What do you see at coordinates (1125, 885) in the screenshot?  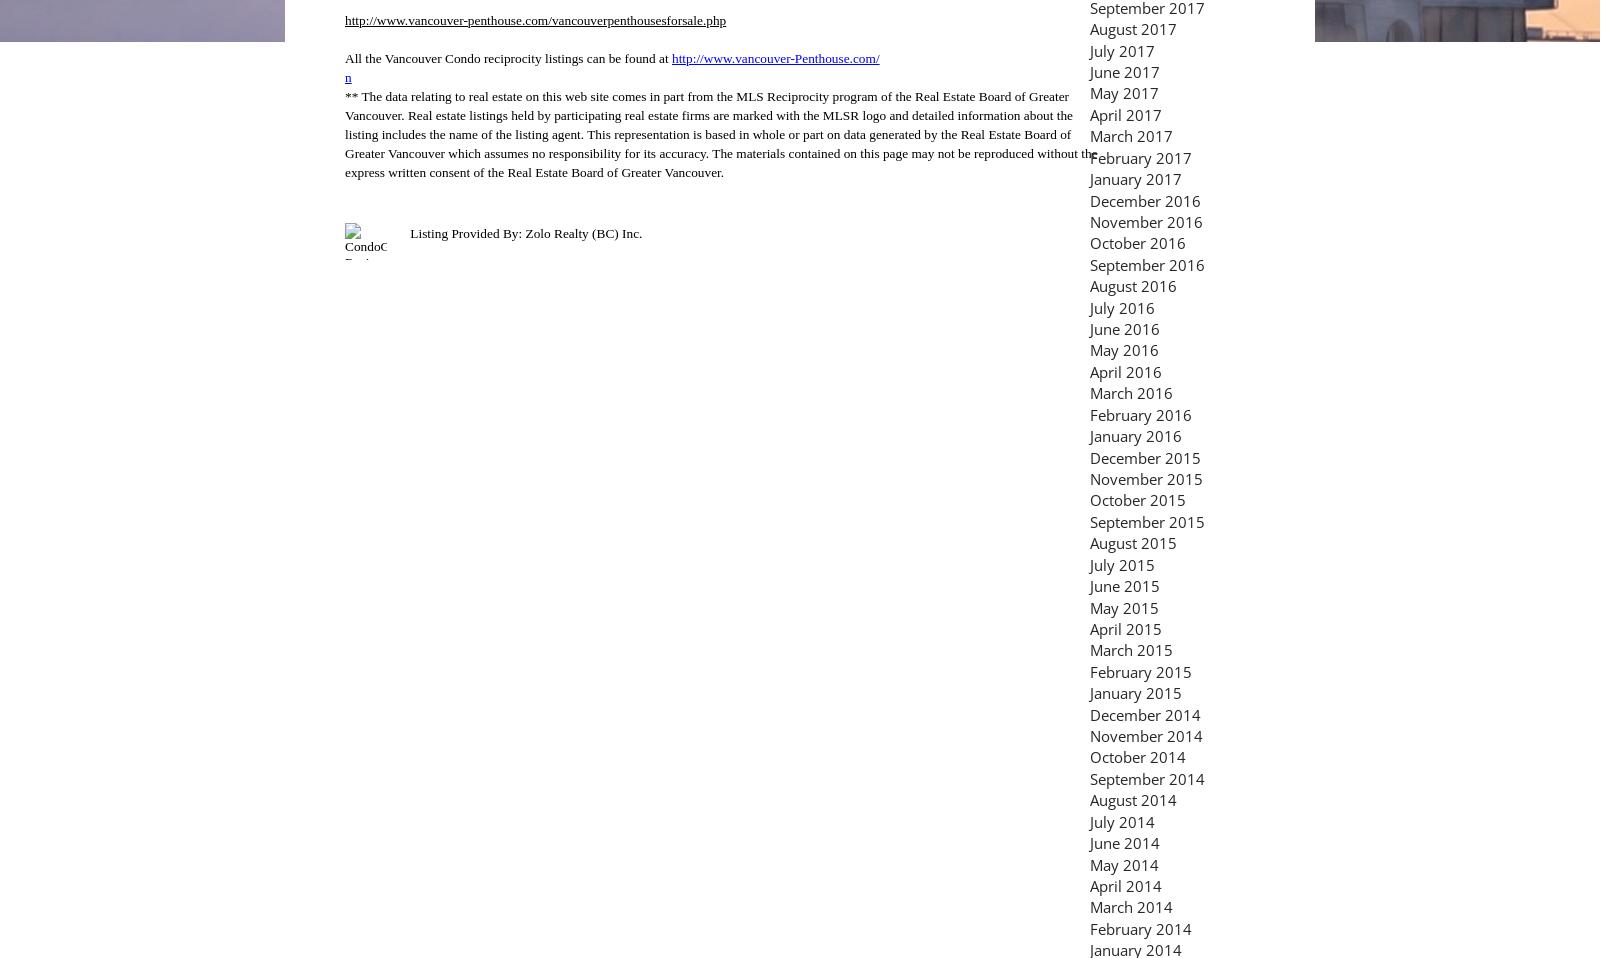 I see `'April 2014'` at bounding box center [1125, 885].